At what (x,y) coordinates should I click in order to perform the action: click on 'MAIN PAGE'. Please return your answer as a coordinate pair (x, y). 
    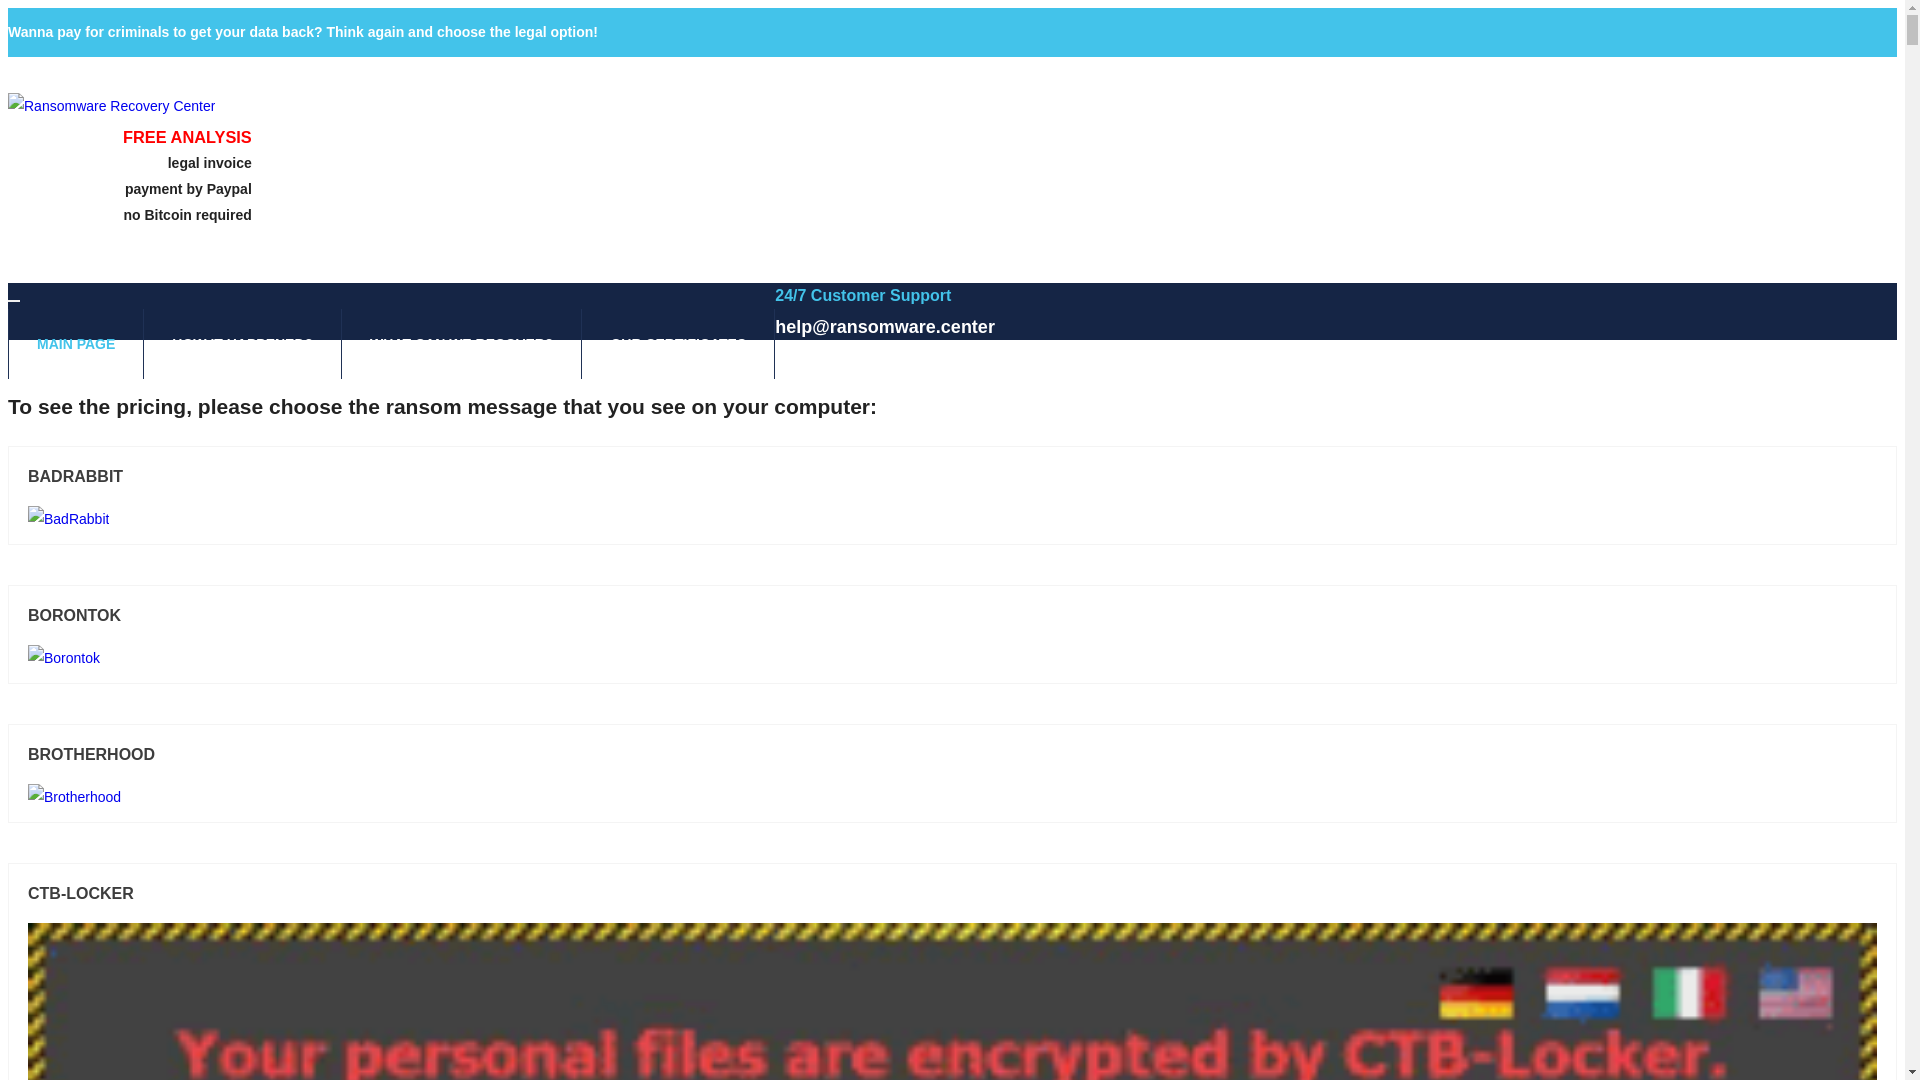
    Looking at the image, I should click on (76, 342).